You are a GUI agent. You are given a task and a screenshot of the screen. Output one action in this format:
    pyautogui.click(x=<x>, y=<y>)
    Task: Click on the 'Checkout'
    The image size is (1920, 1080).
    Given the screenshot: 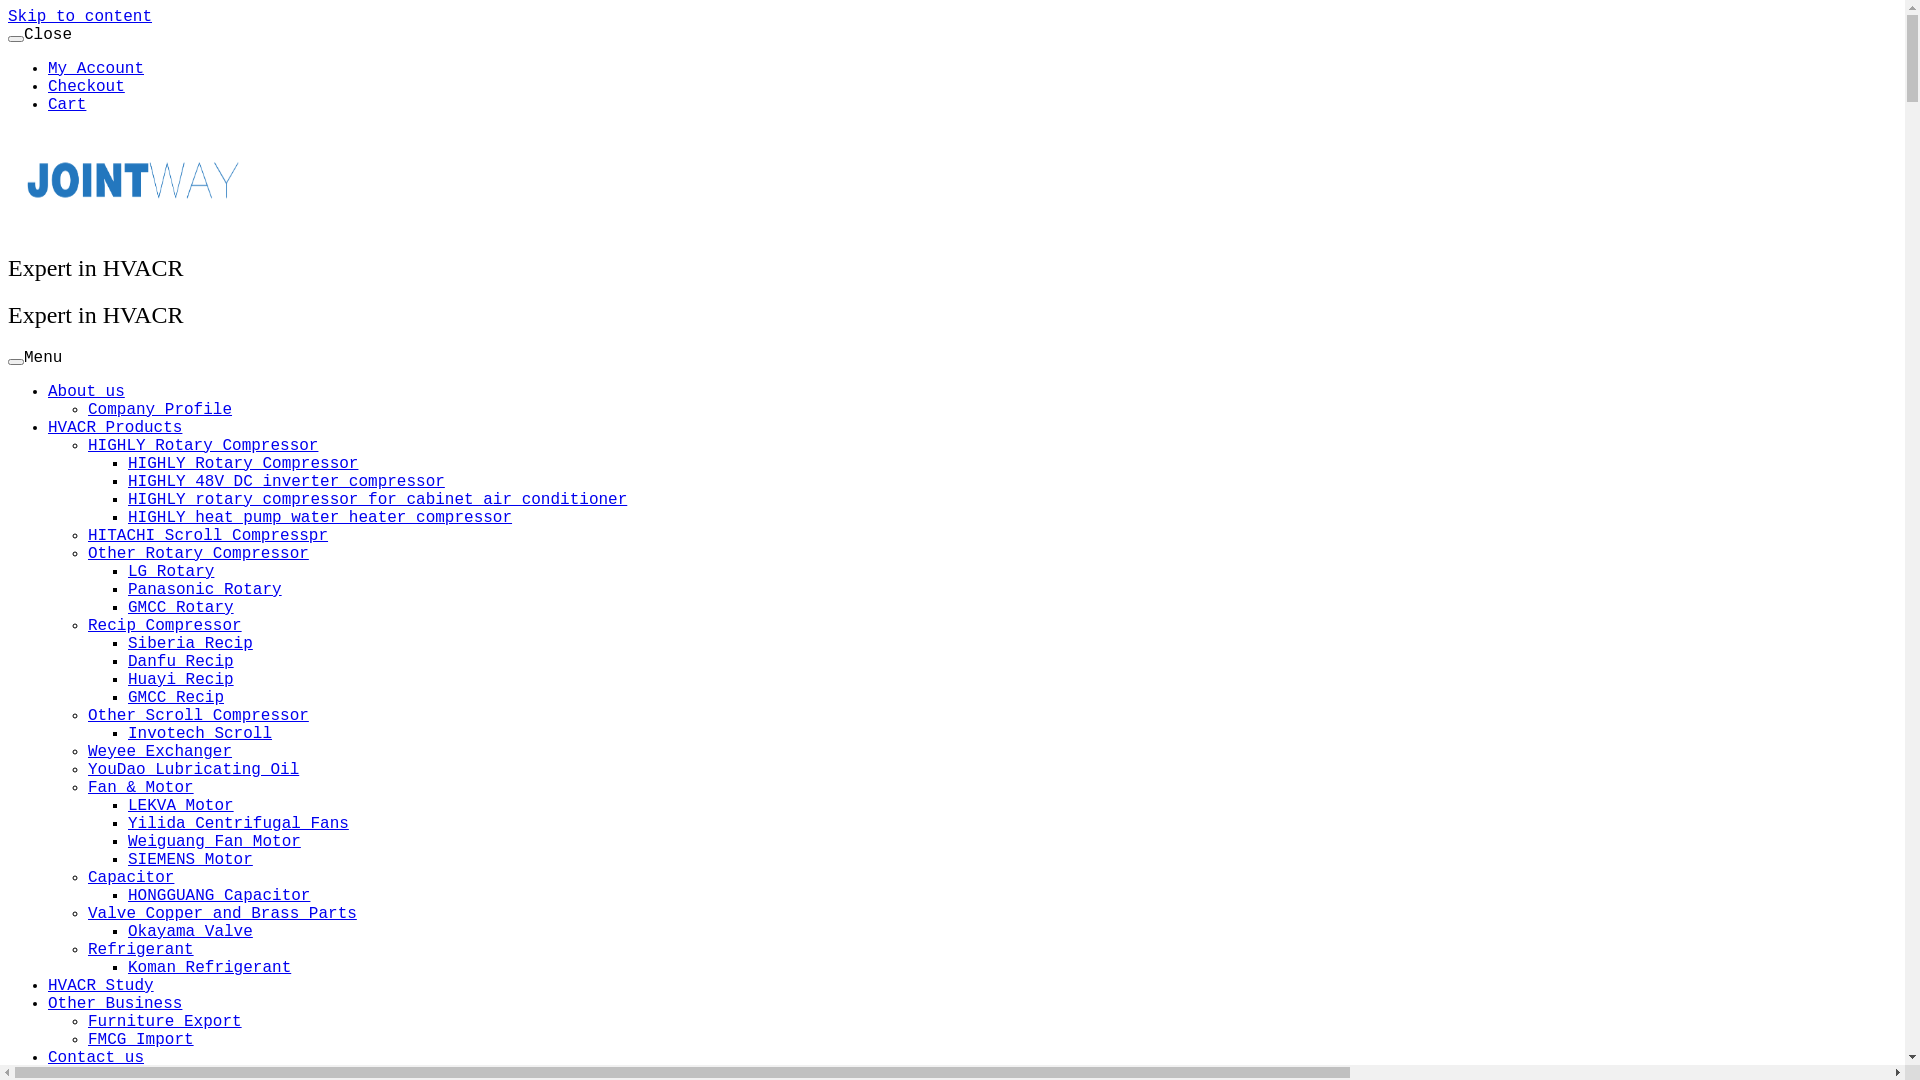 What is the action you would take?
    pyautogui.click(x=85, y=86)
    